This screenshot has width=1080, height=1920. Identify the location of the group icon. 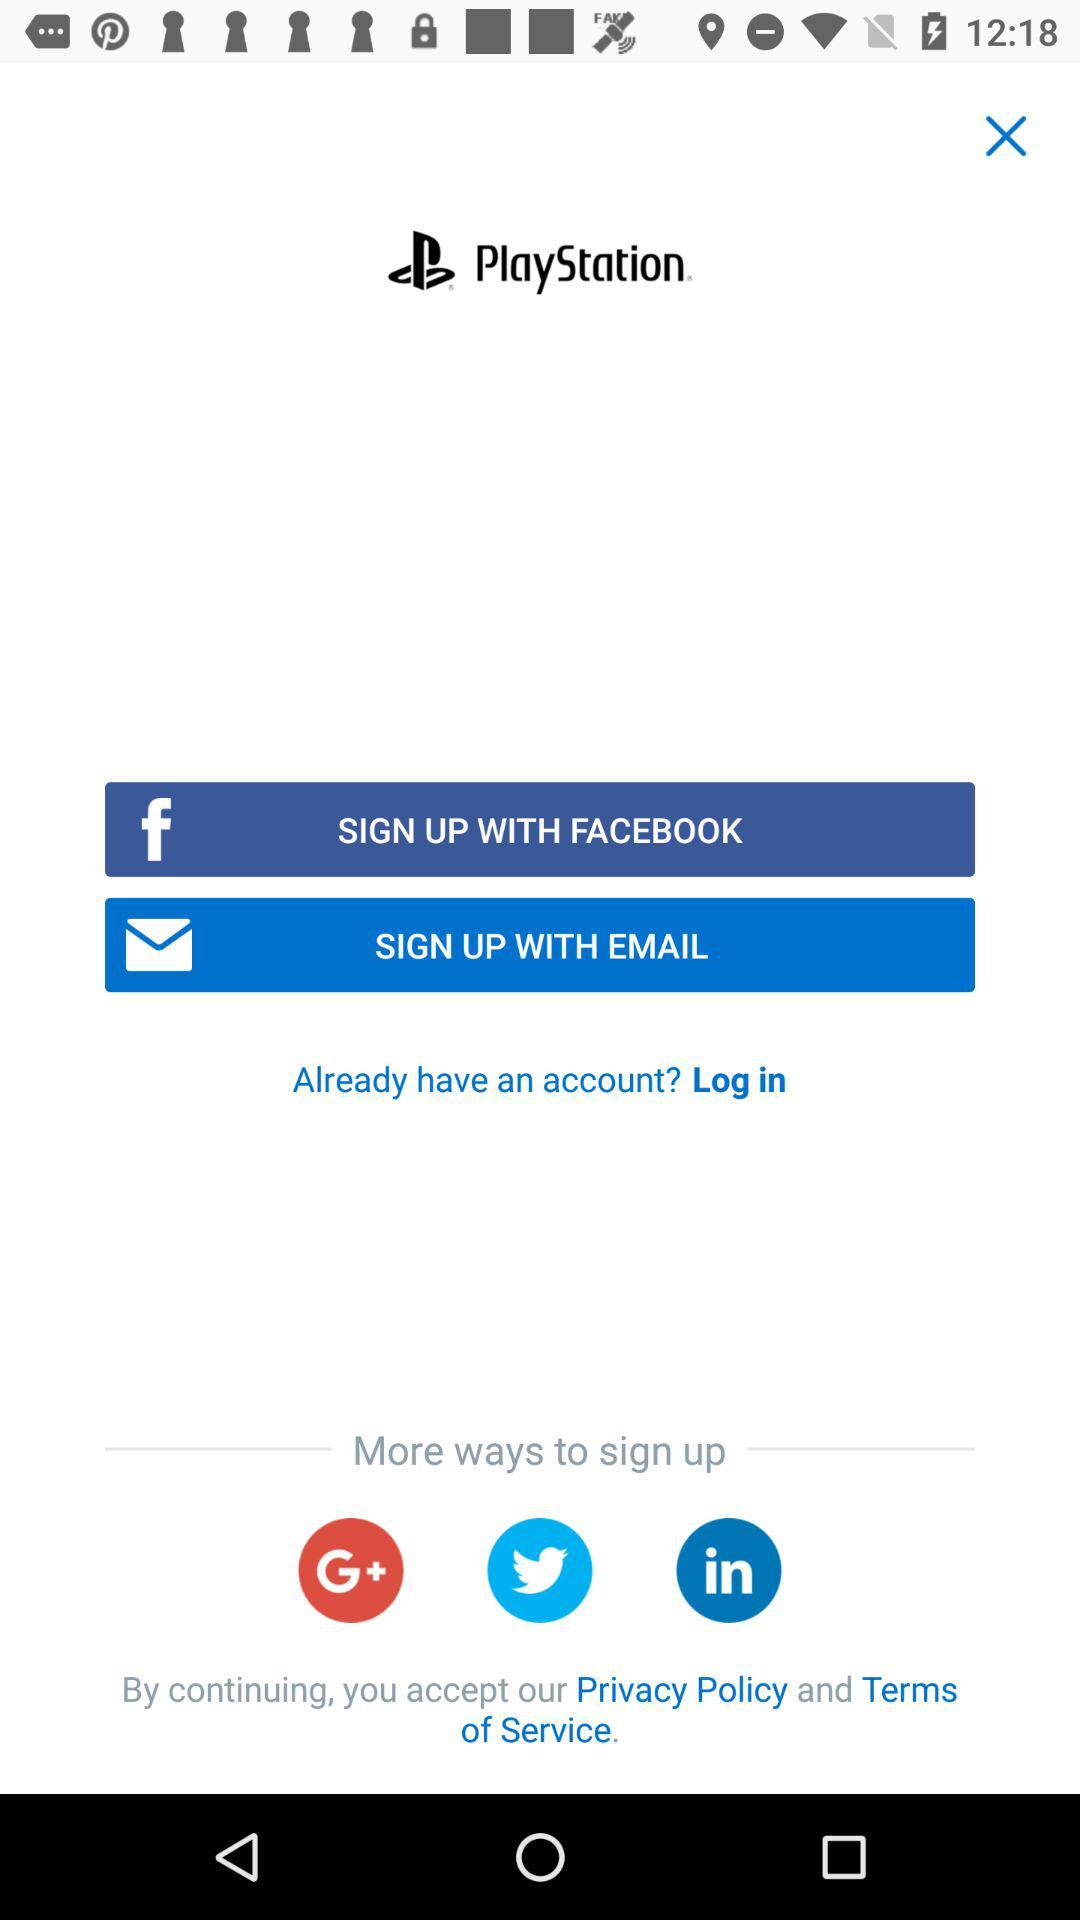
(729, 1569).